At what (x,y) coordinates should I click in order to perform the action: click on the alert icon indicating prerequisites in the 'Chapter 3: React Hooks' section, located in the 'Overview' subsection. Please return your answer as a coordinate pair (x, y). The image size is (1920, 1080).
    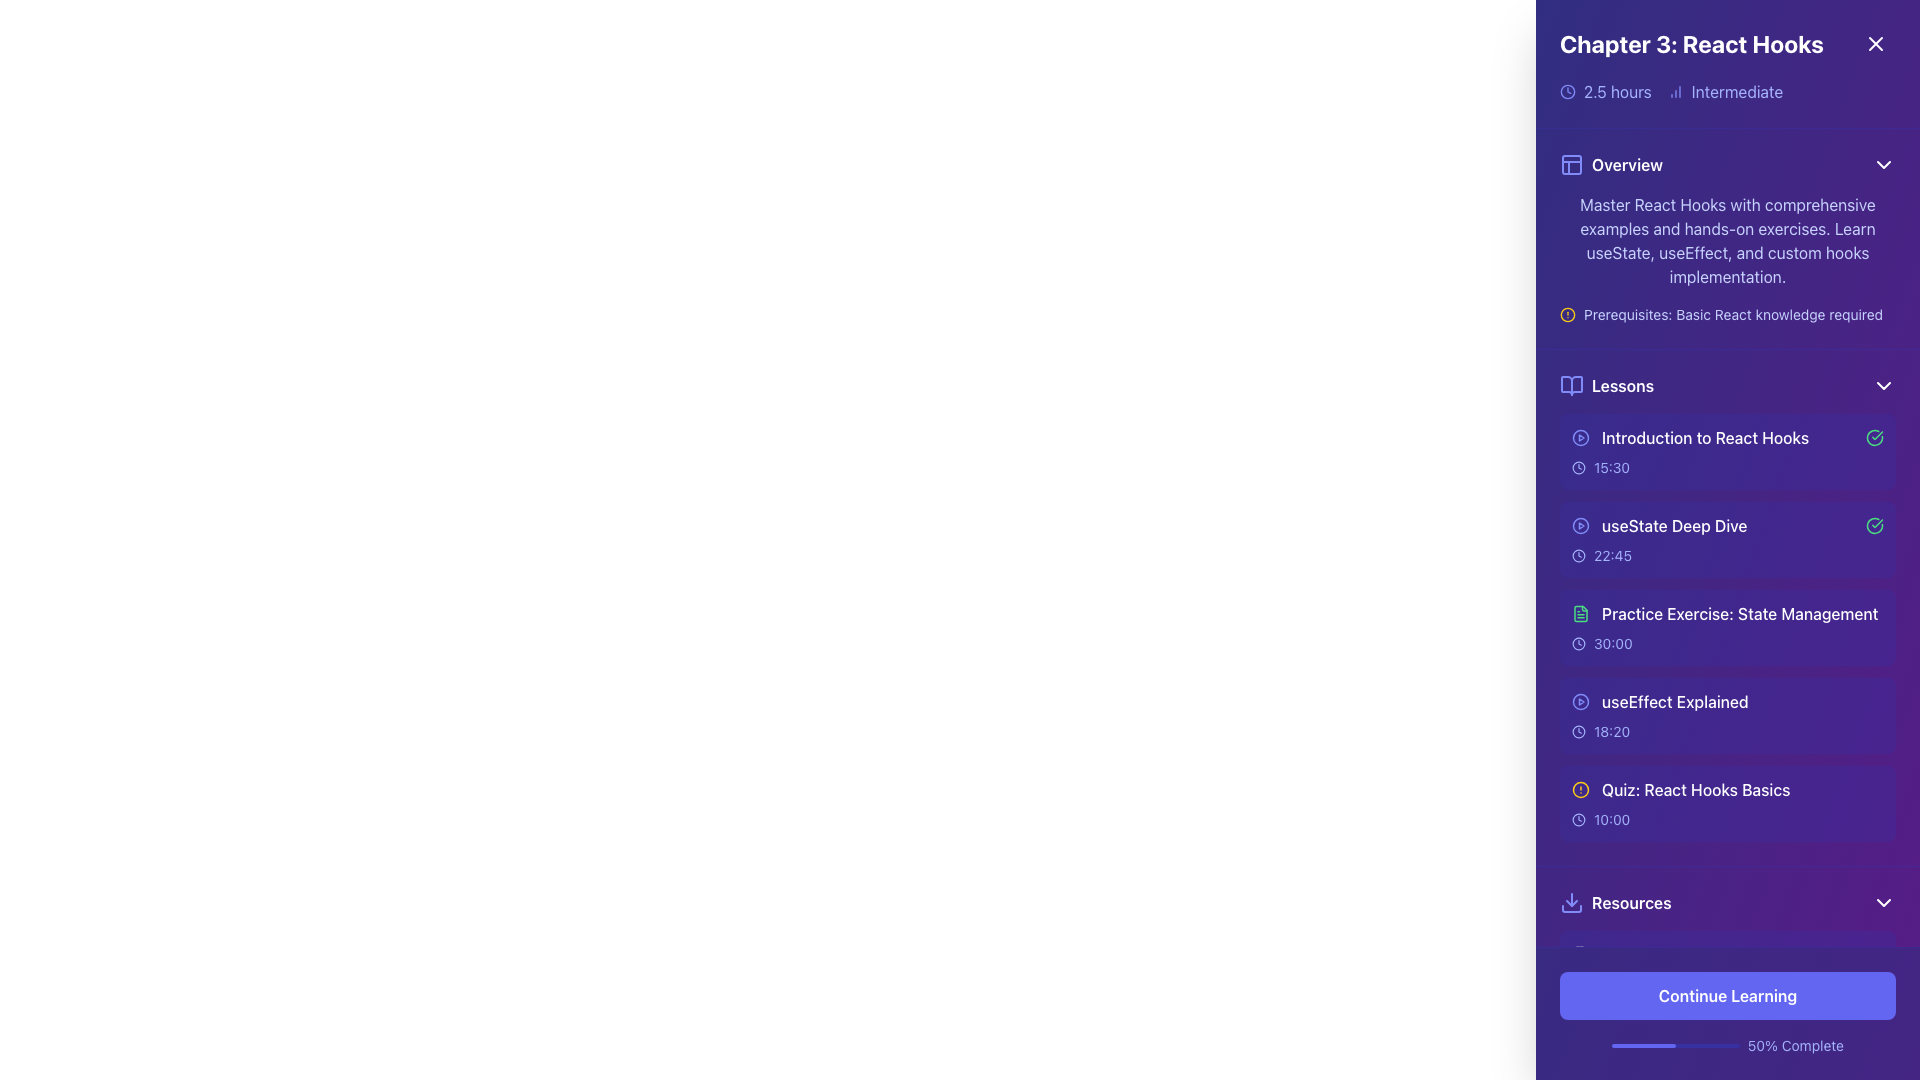
    Looking at the image, I should click on (1567, 315).